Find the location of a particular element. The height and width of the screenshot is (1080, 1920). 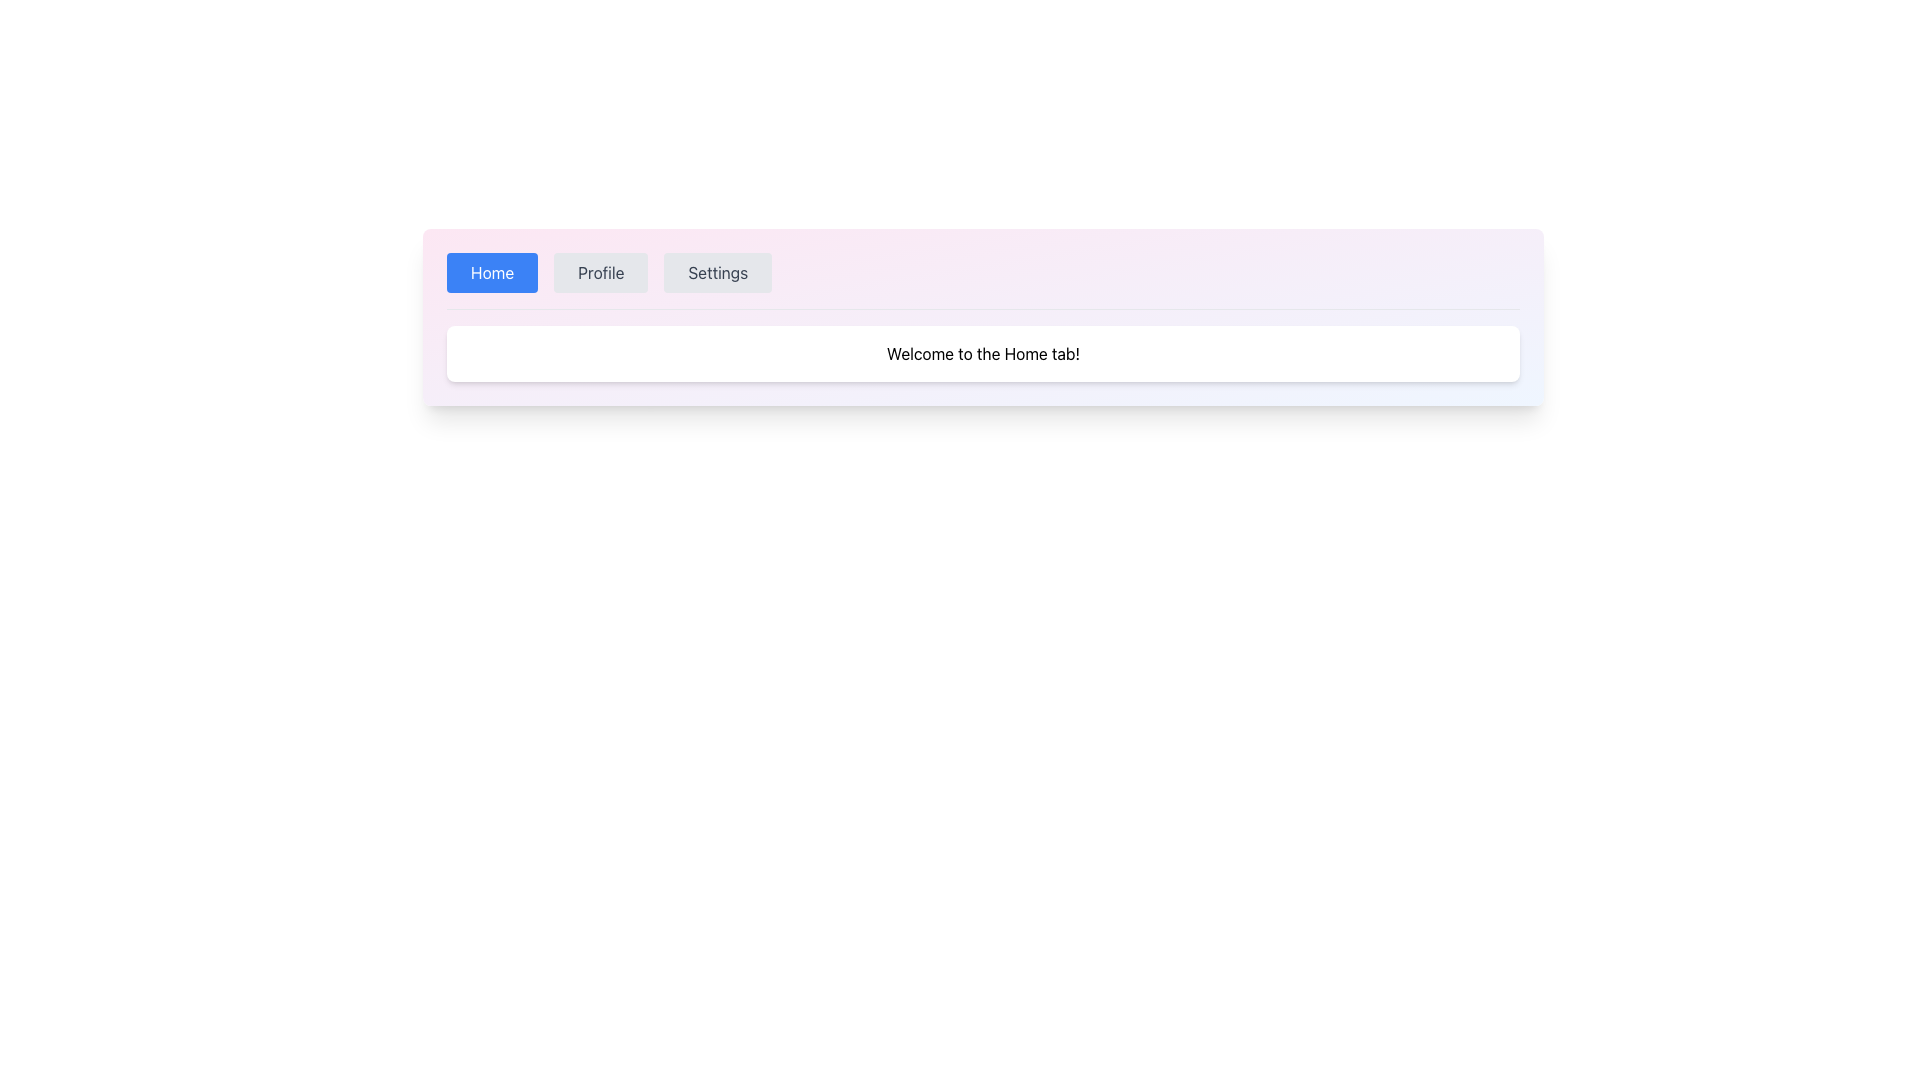

the 'Home' navigation button located at the left end of the navigation bar is located at coordinates (492, 273).